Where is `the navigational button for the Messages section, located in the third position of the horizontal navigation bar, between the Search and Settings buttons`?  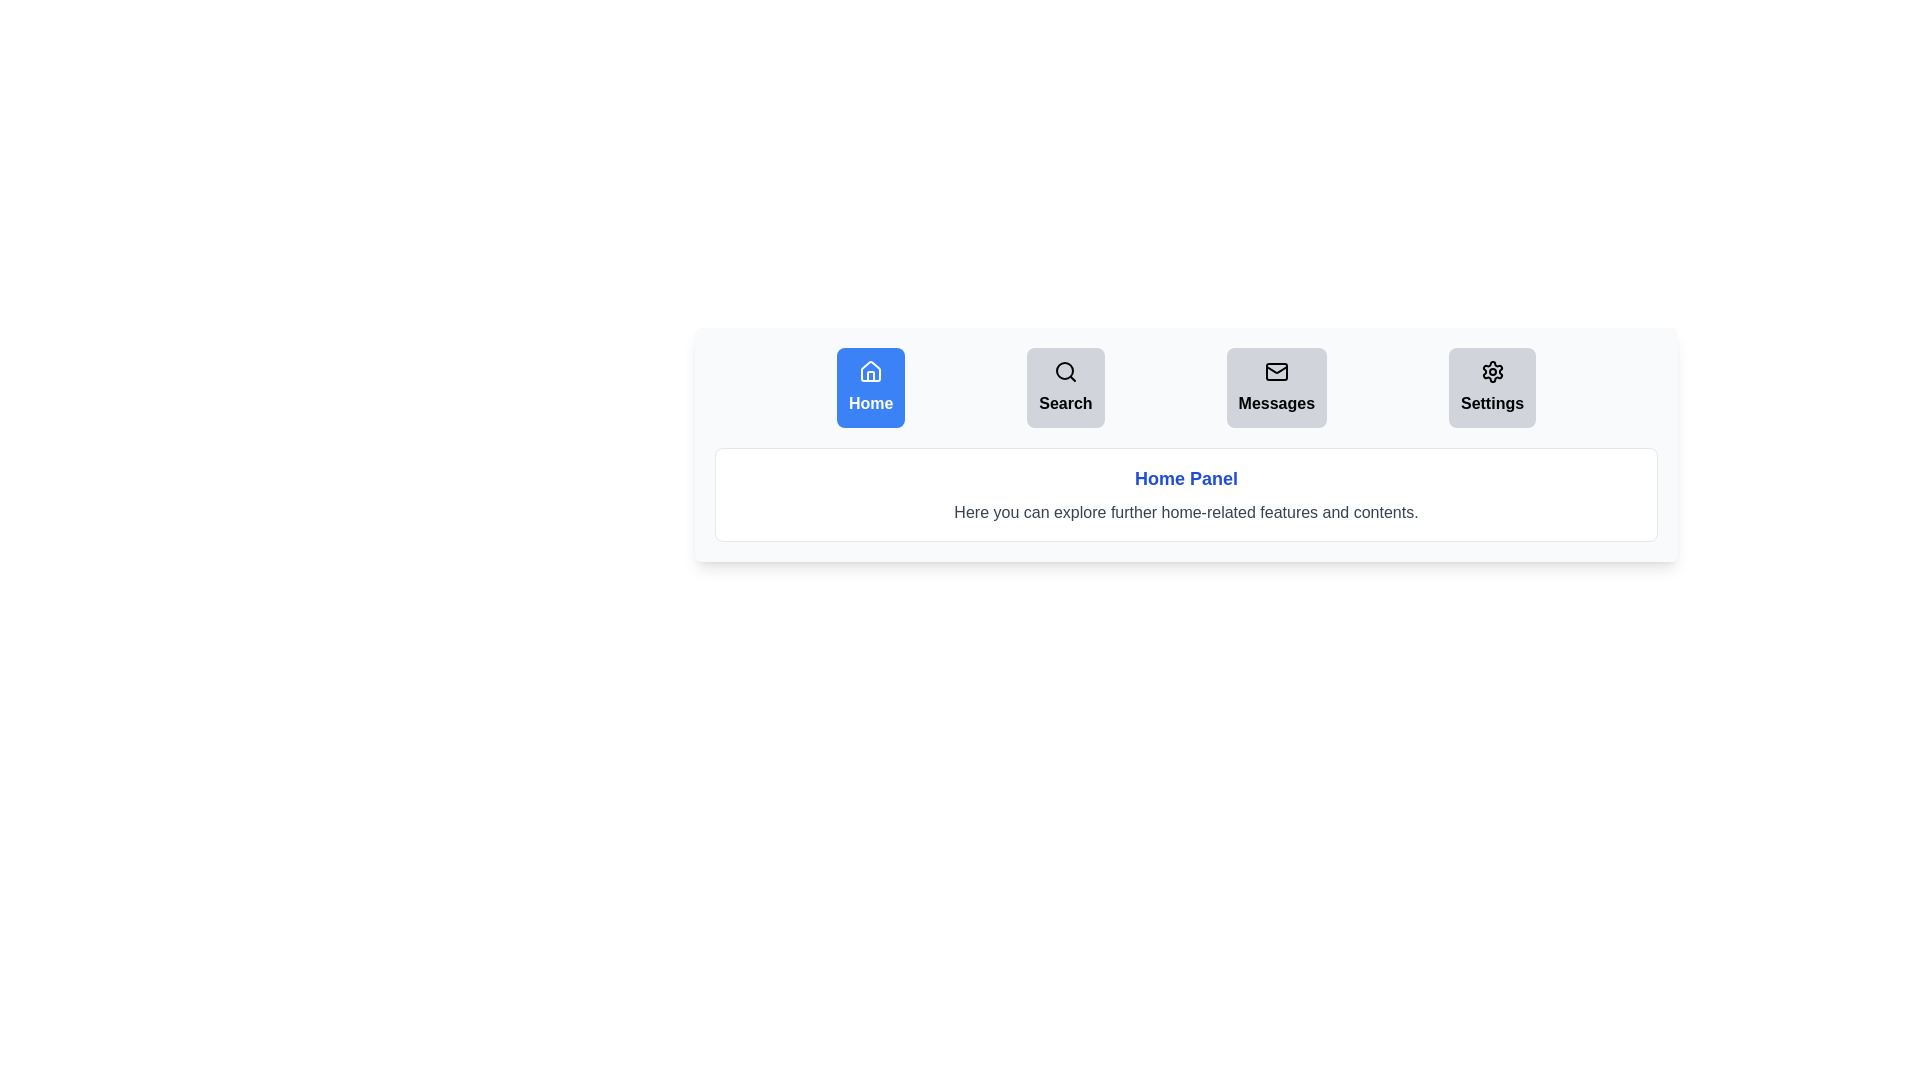
the navigational button for the Messages section, located in the third position of the horizontal navigation bar, between the Search and Settings buttons is located at coordinates (1275, 388).